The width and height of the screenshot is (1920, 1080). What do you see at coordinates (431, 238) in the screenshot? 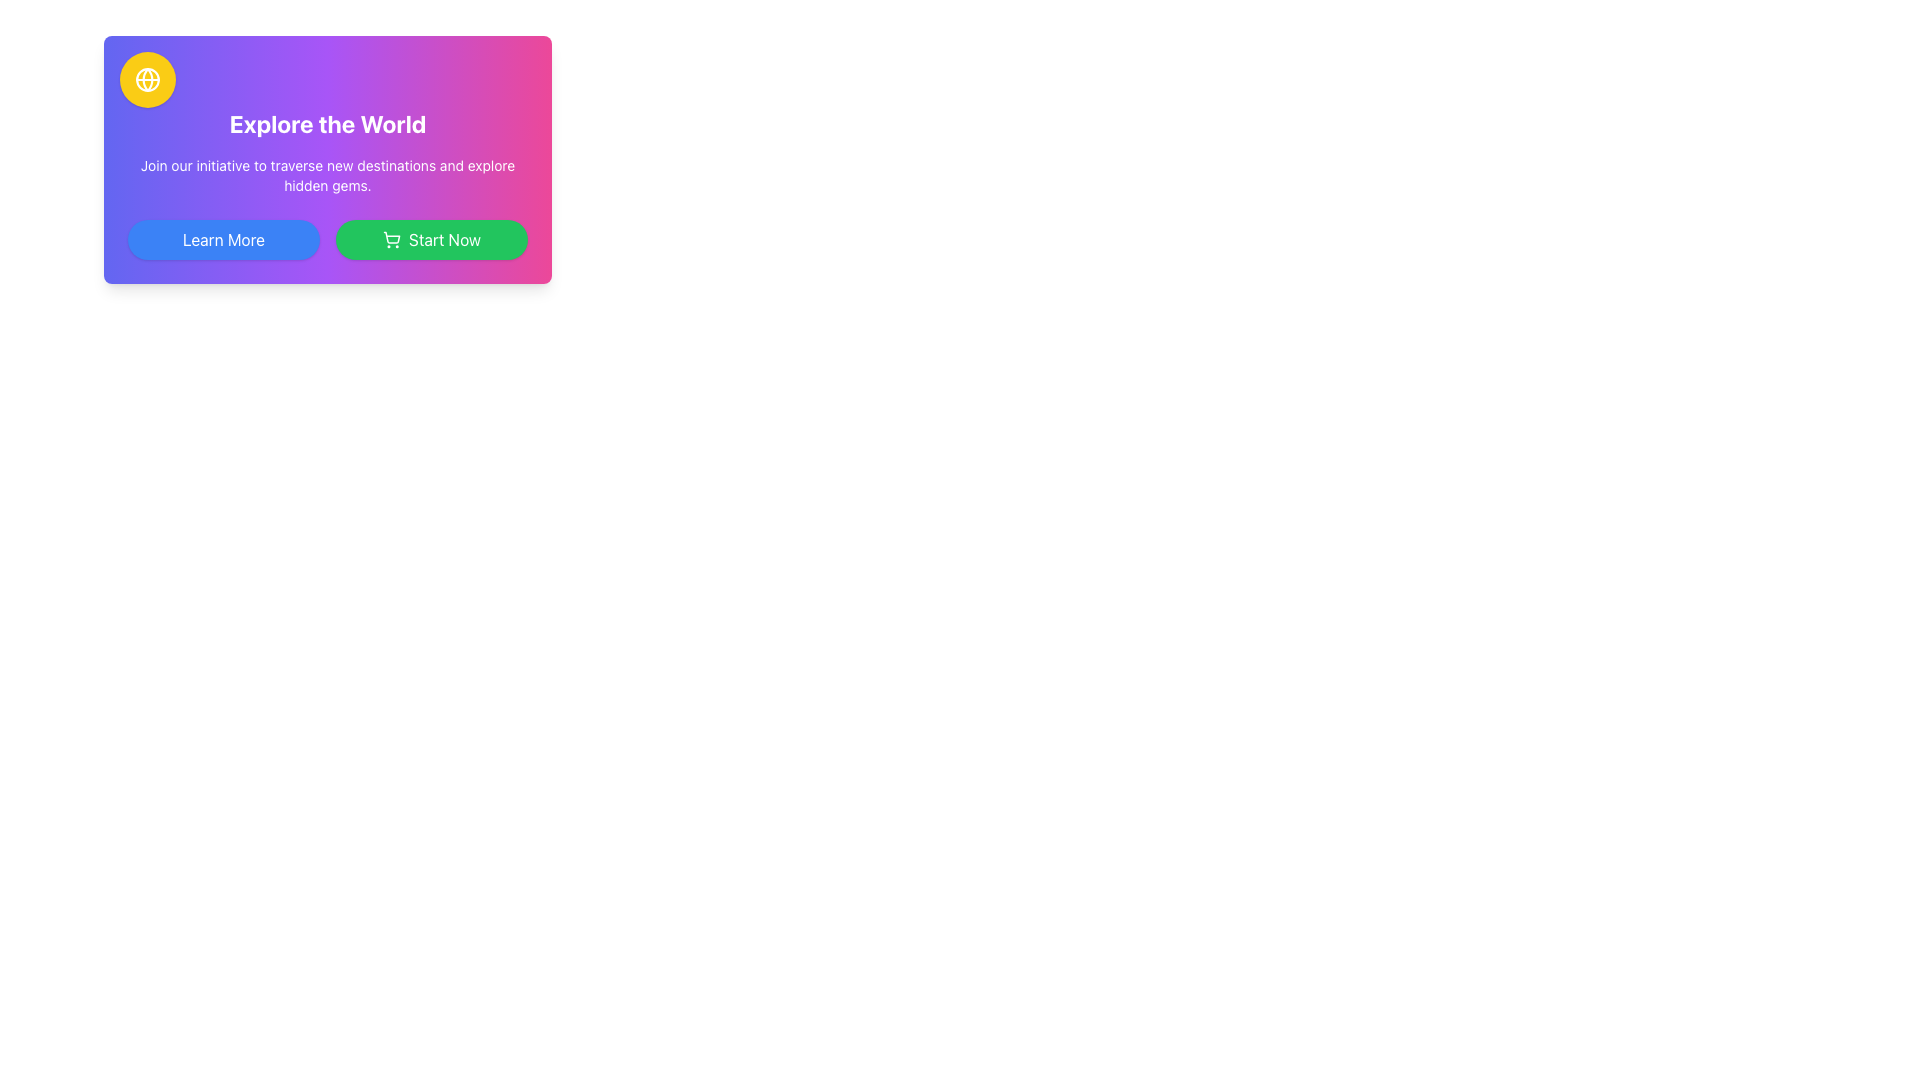
I see `the 'Start Now' button with a green background and white text to observe hover effects` at bounding box center [431, 238].